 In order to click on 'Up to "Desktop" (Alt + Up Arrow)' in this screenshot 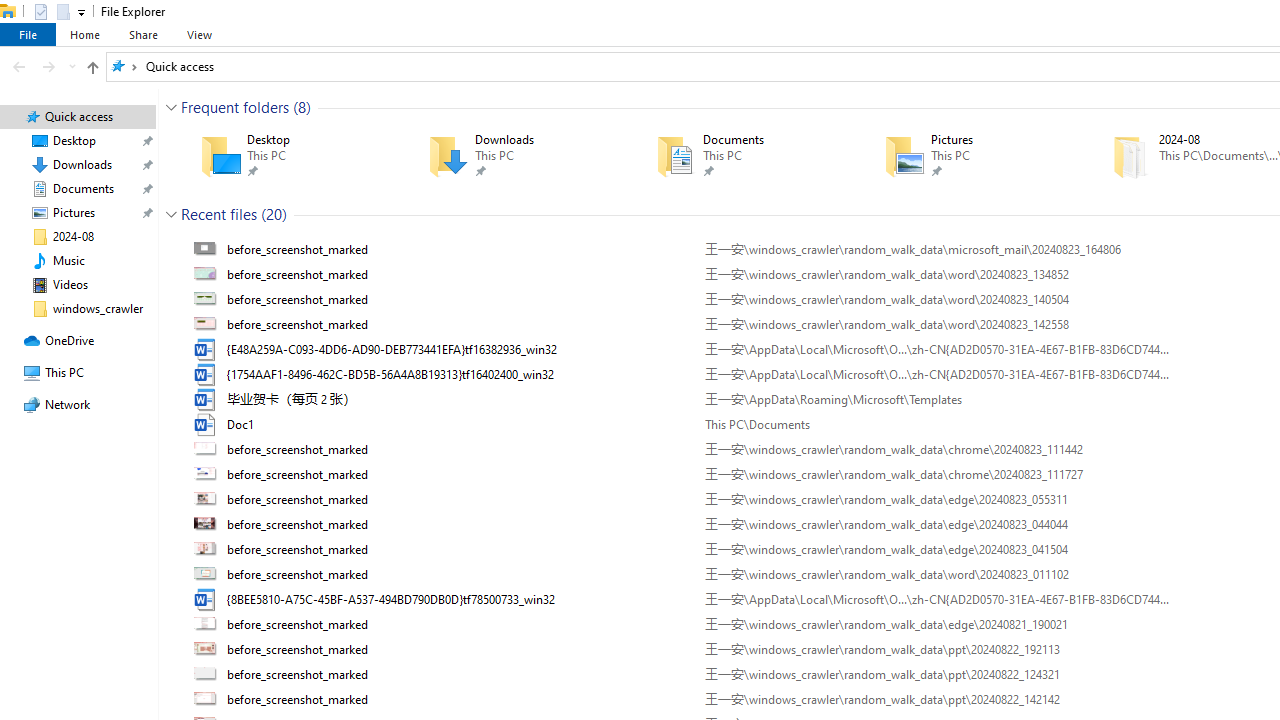, I will do `click(91, 67)`.